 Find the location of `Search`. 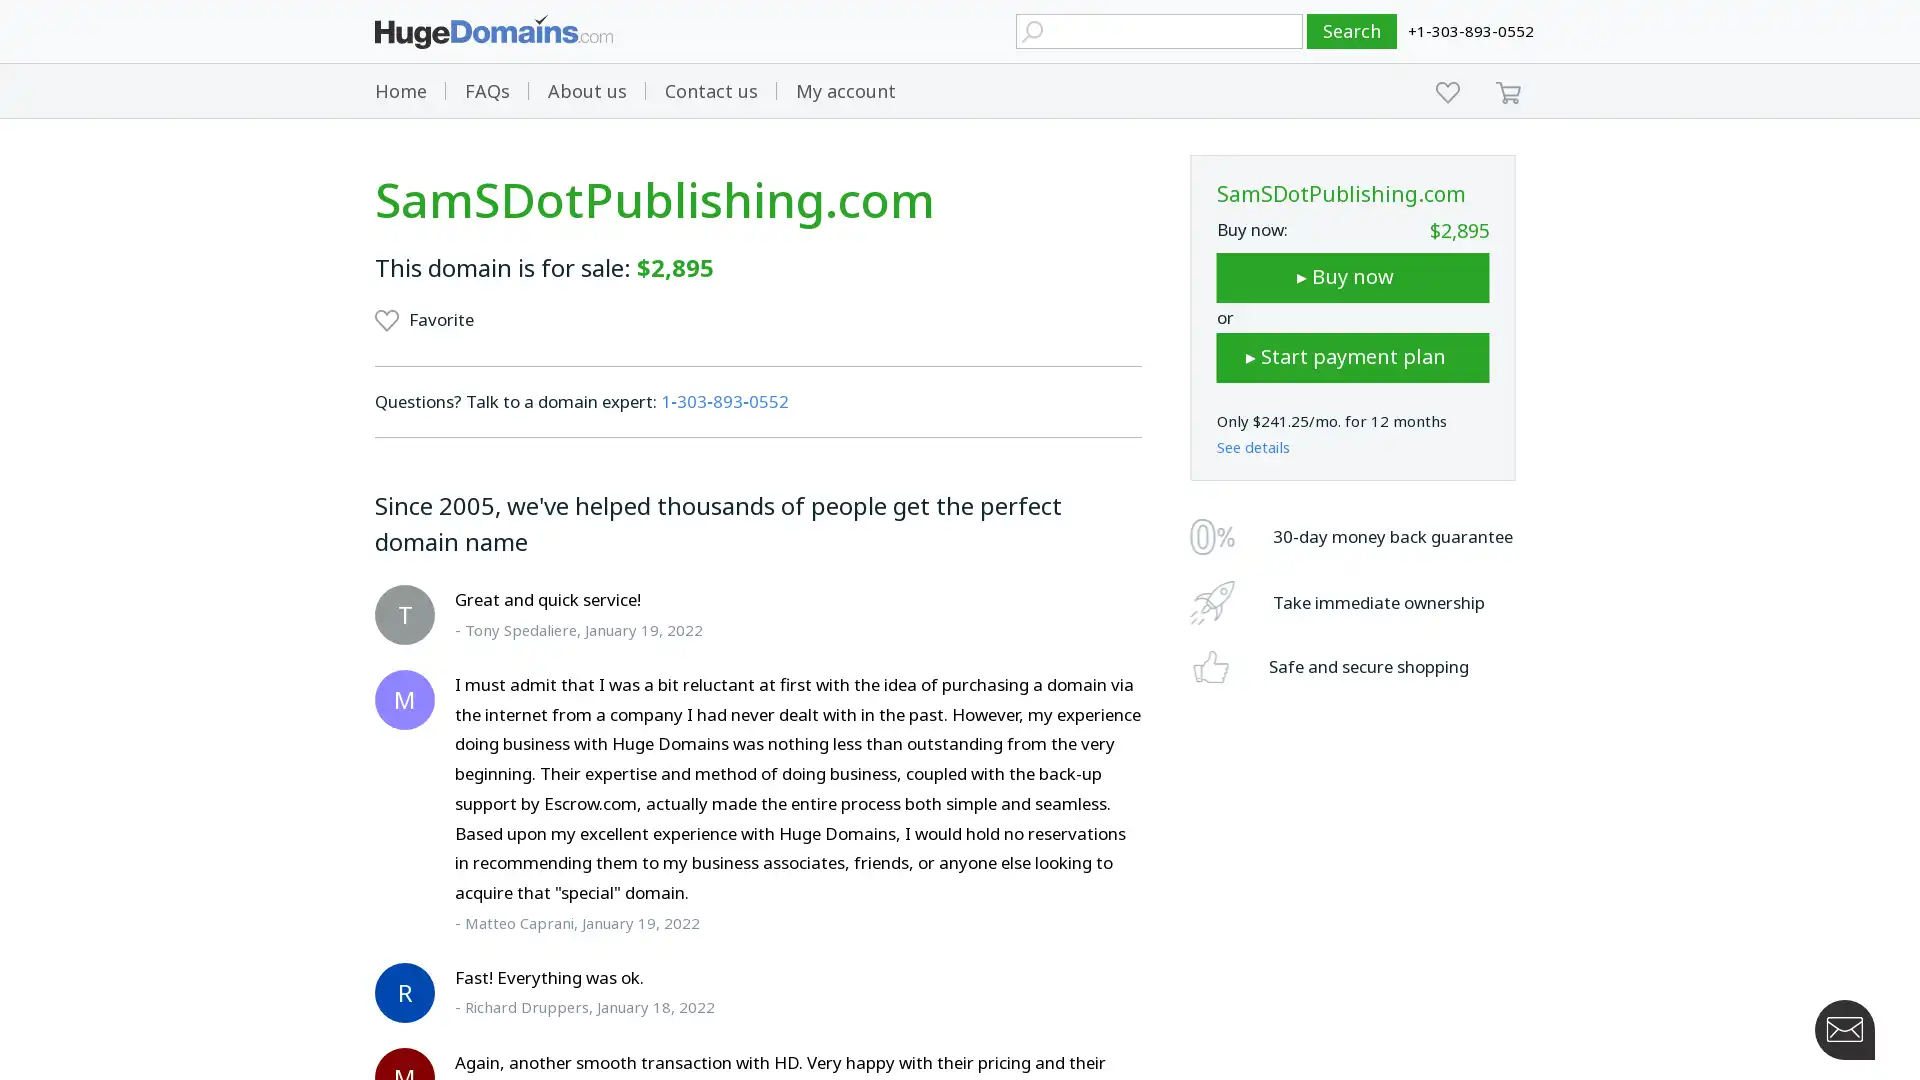

Search is located at coordinates (1352, 31).